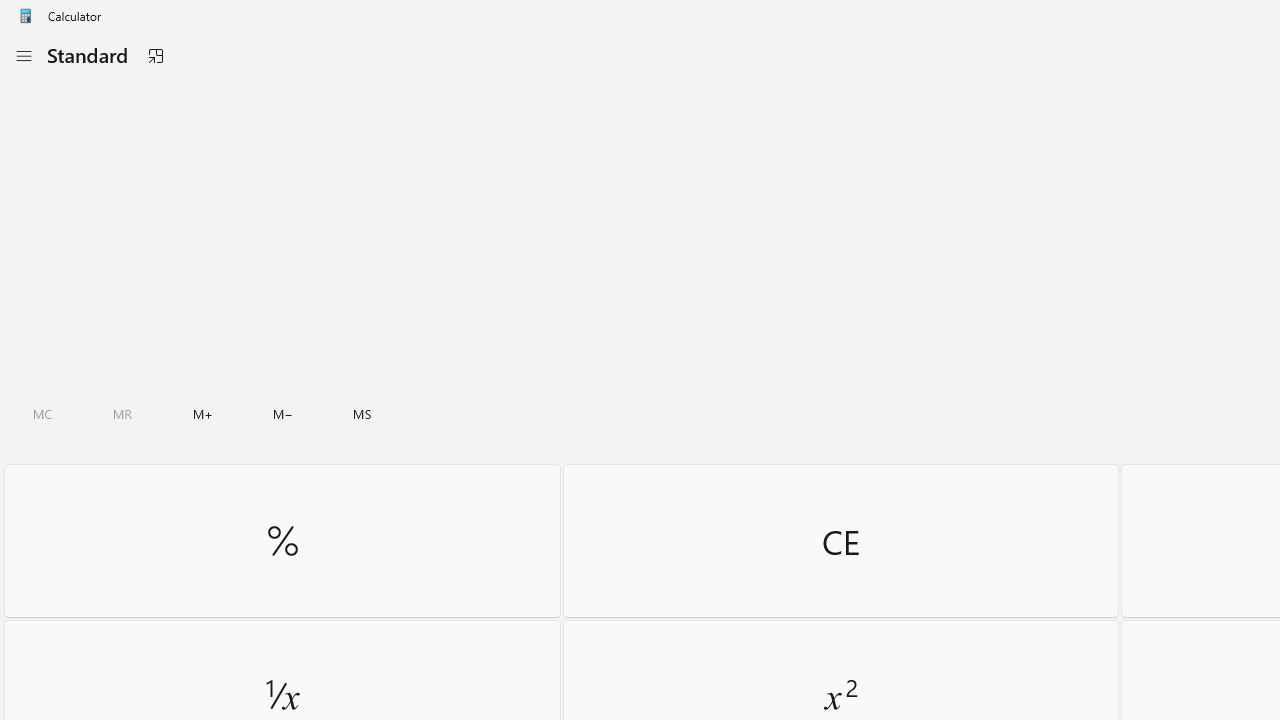 The width and height of the screenshot is (1280, 720). What do you see at coordinates (42, 413) in the screenshot?
I see `'Clear all memory'` at bounding box center [42, 413].